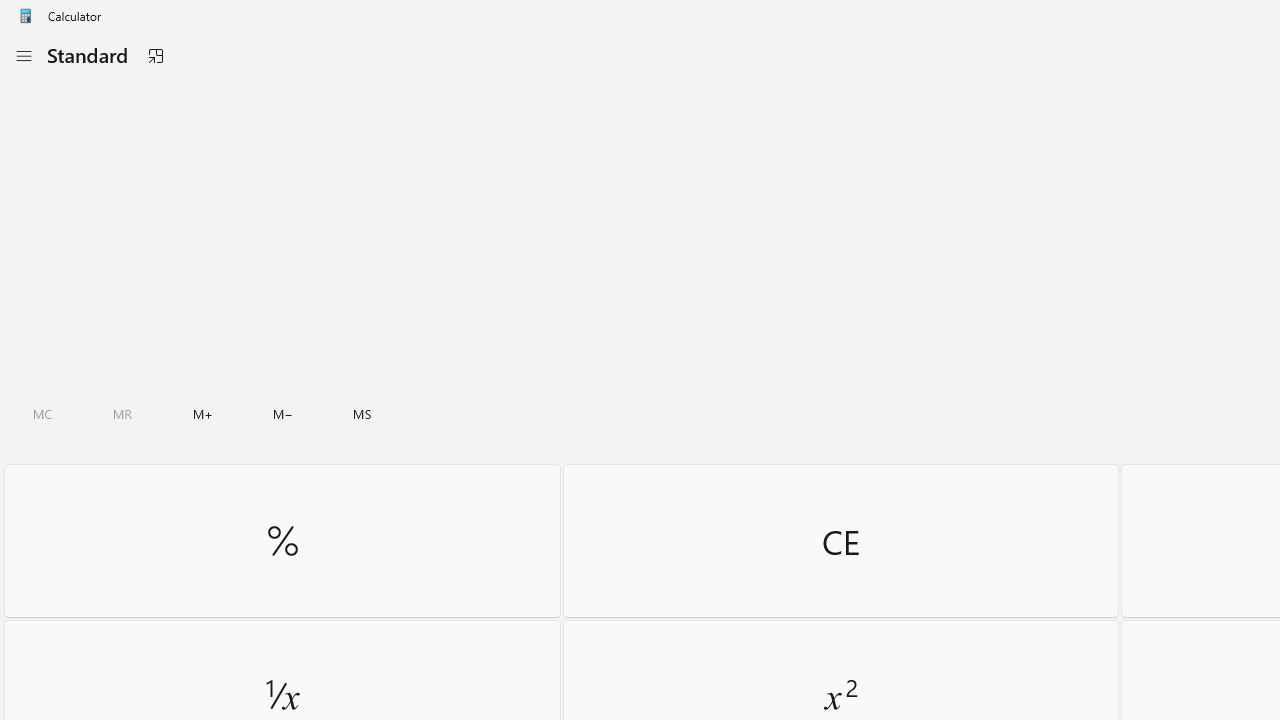 The width and height of the screenshot is (1280, 720). What do you see at coordinates (42, 413) in the screenshot?
I see `'Clear all memory'` at bounding box center [42, 413].